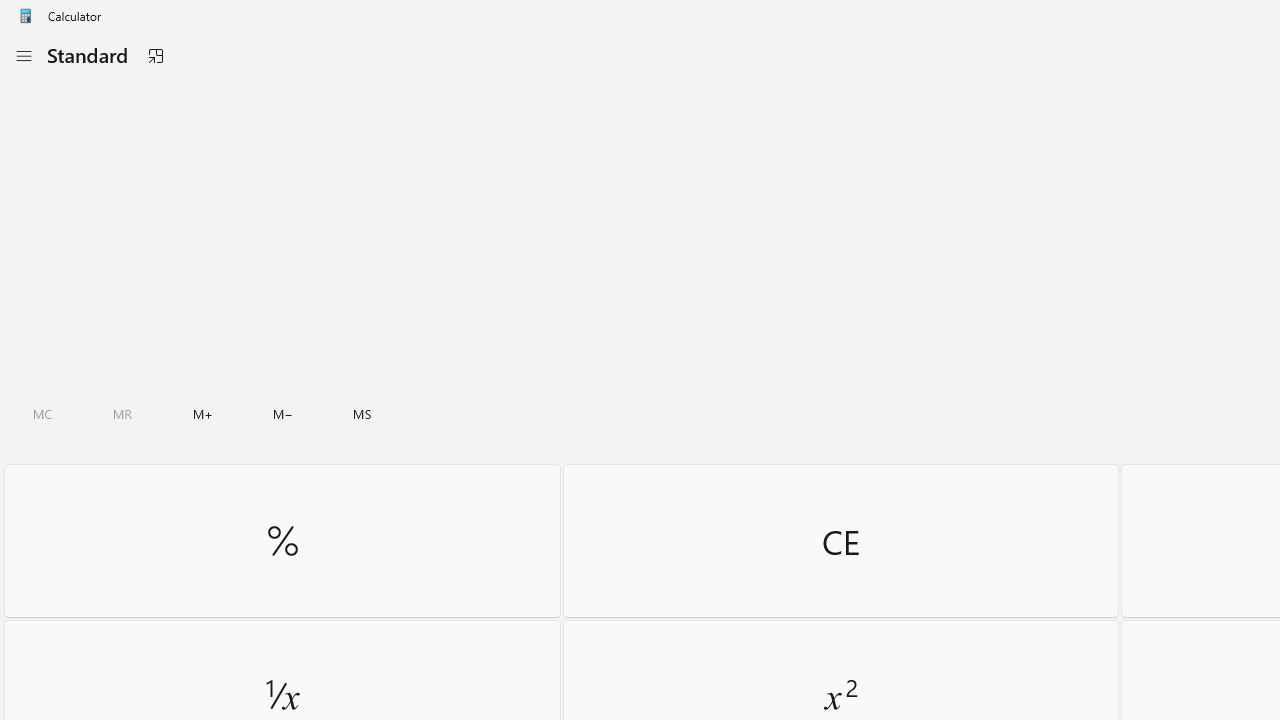 The width and height of the screenshot is (1280, 720). What do you see at coordinates (42, 413) in the screenshot?
I see `'Clear all memory'` at bounding box center [42, 413].